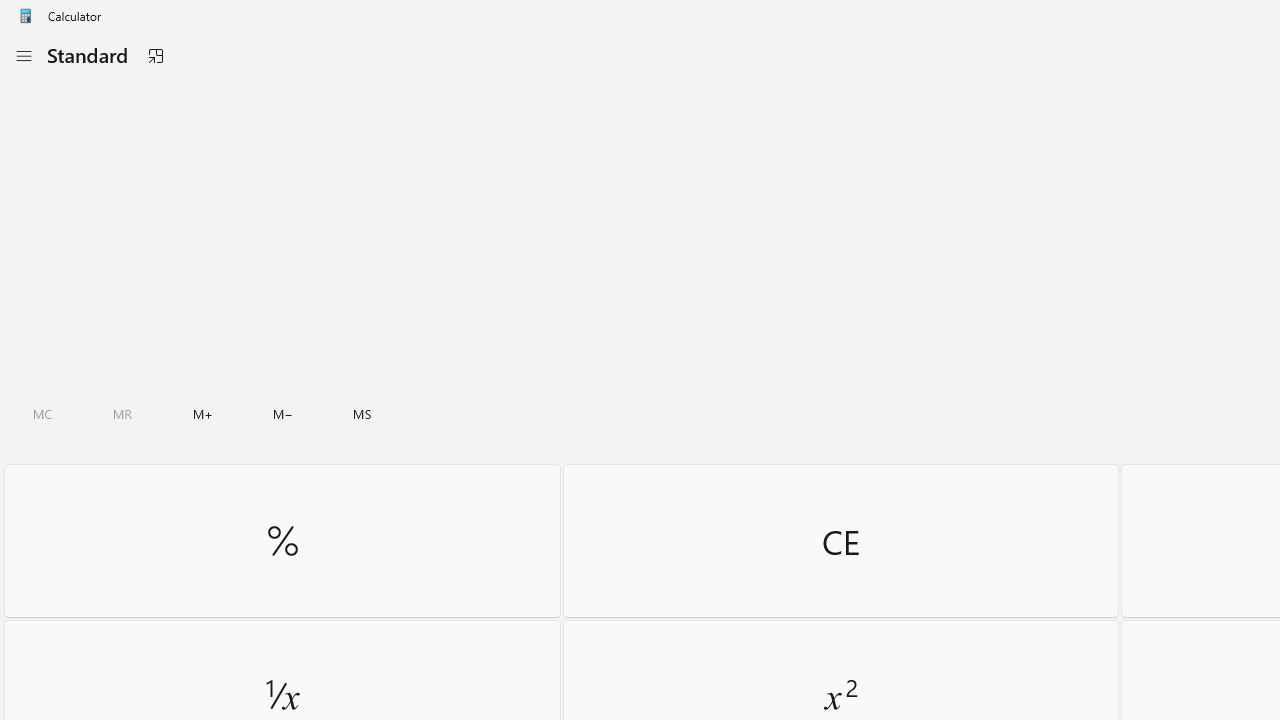 The width and height of the screenshot is (1280, 720). What do you see at coordinates (42, 413) in the screenshot?
I see `'Clear all memory'` at bounding box center [42, 413].